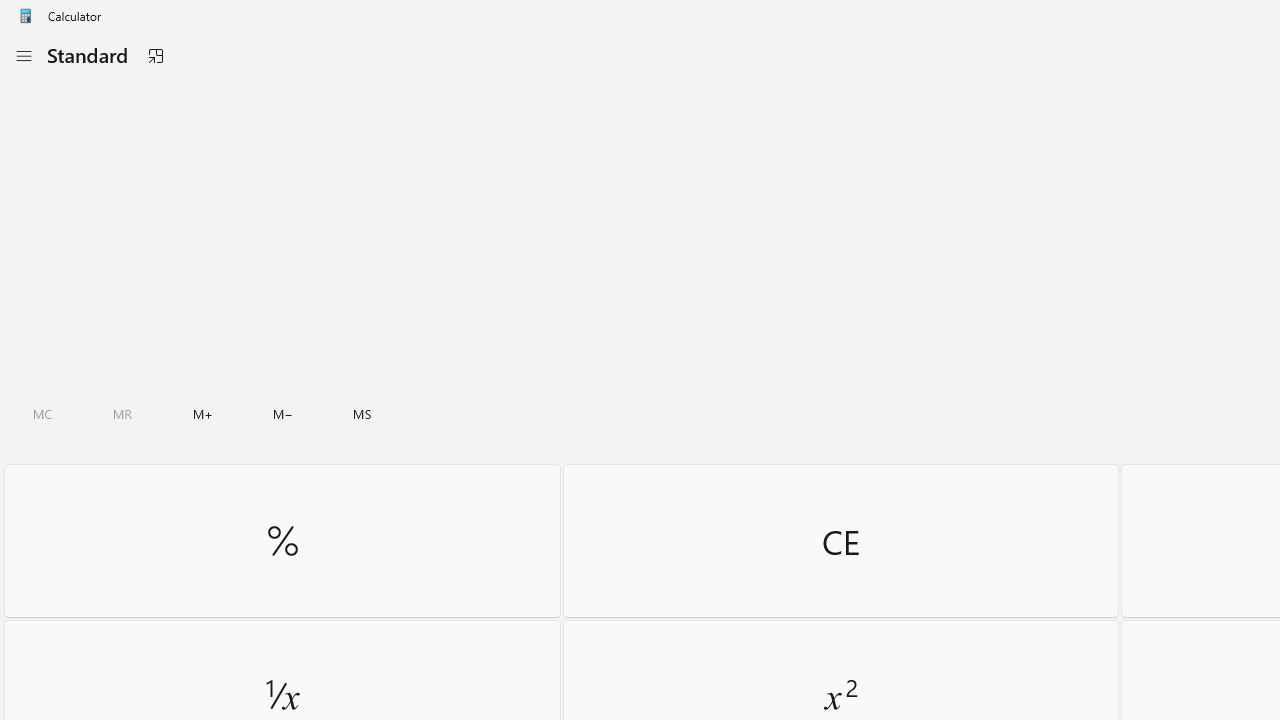 The width and height of the screenshot is (1280, 720). What do you see at coordinates (42, 413) in the screenshot?
I see `'Clear all memory'` at bounding box center [42, 413].